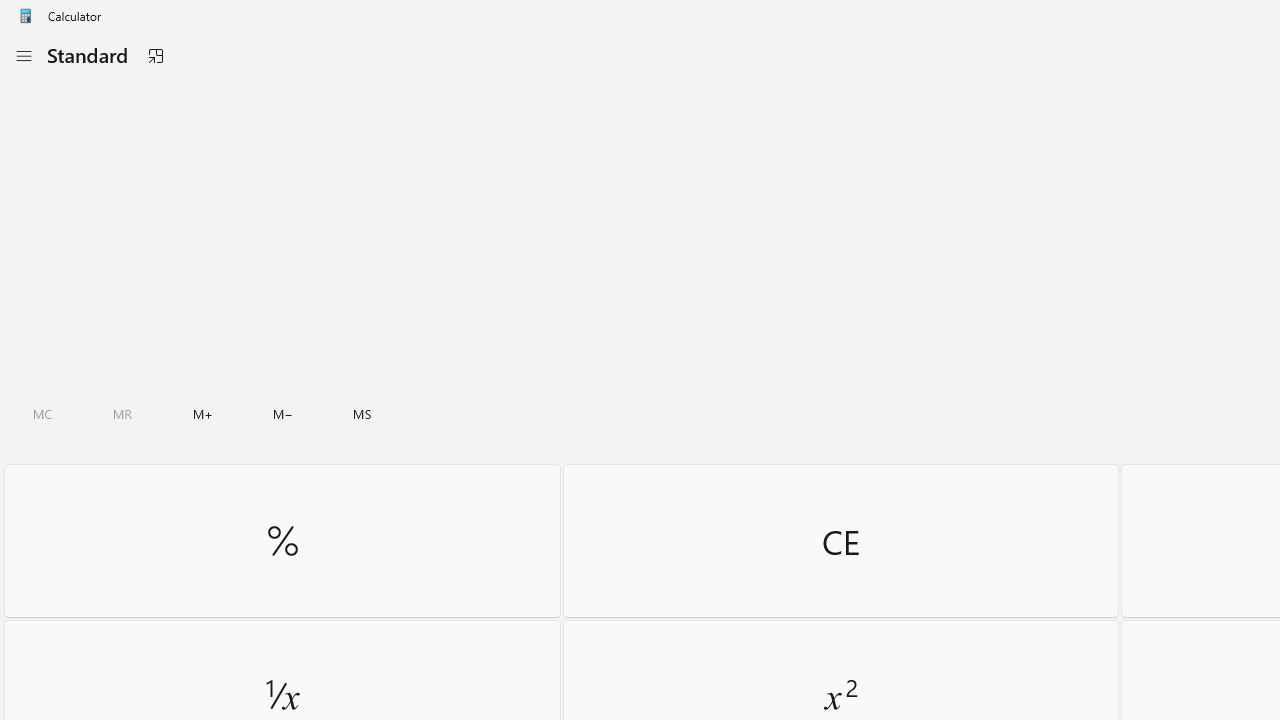 The width and height of the screenshot is (1280, 720). What do you see at coordinates (42, 413) in the screenshot?
I see `'Clear all memory'` at bounding box center [42, 413].